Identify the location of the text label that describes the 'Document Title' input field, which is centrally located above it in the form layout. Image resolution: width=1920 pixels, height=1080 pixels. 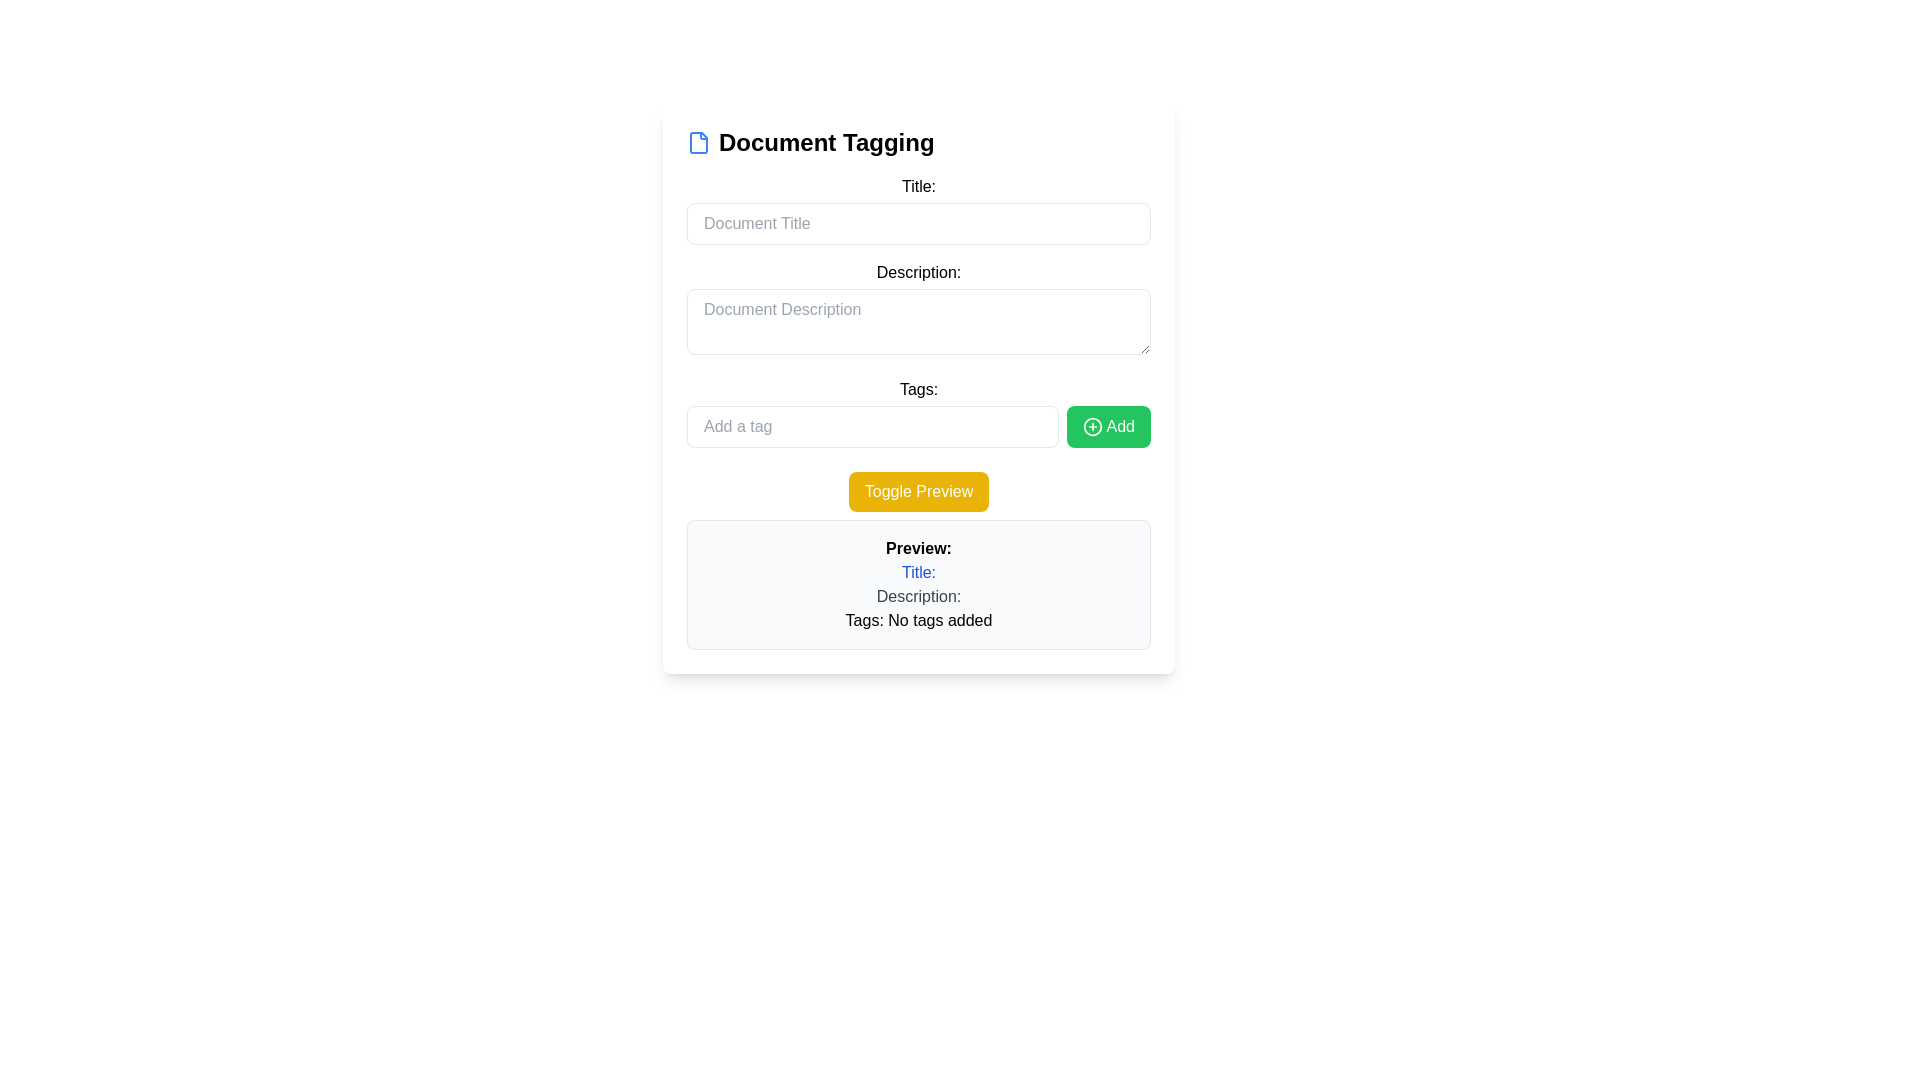
(917, 186).